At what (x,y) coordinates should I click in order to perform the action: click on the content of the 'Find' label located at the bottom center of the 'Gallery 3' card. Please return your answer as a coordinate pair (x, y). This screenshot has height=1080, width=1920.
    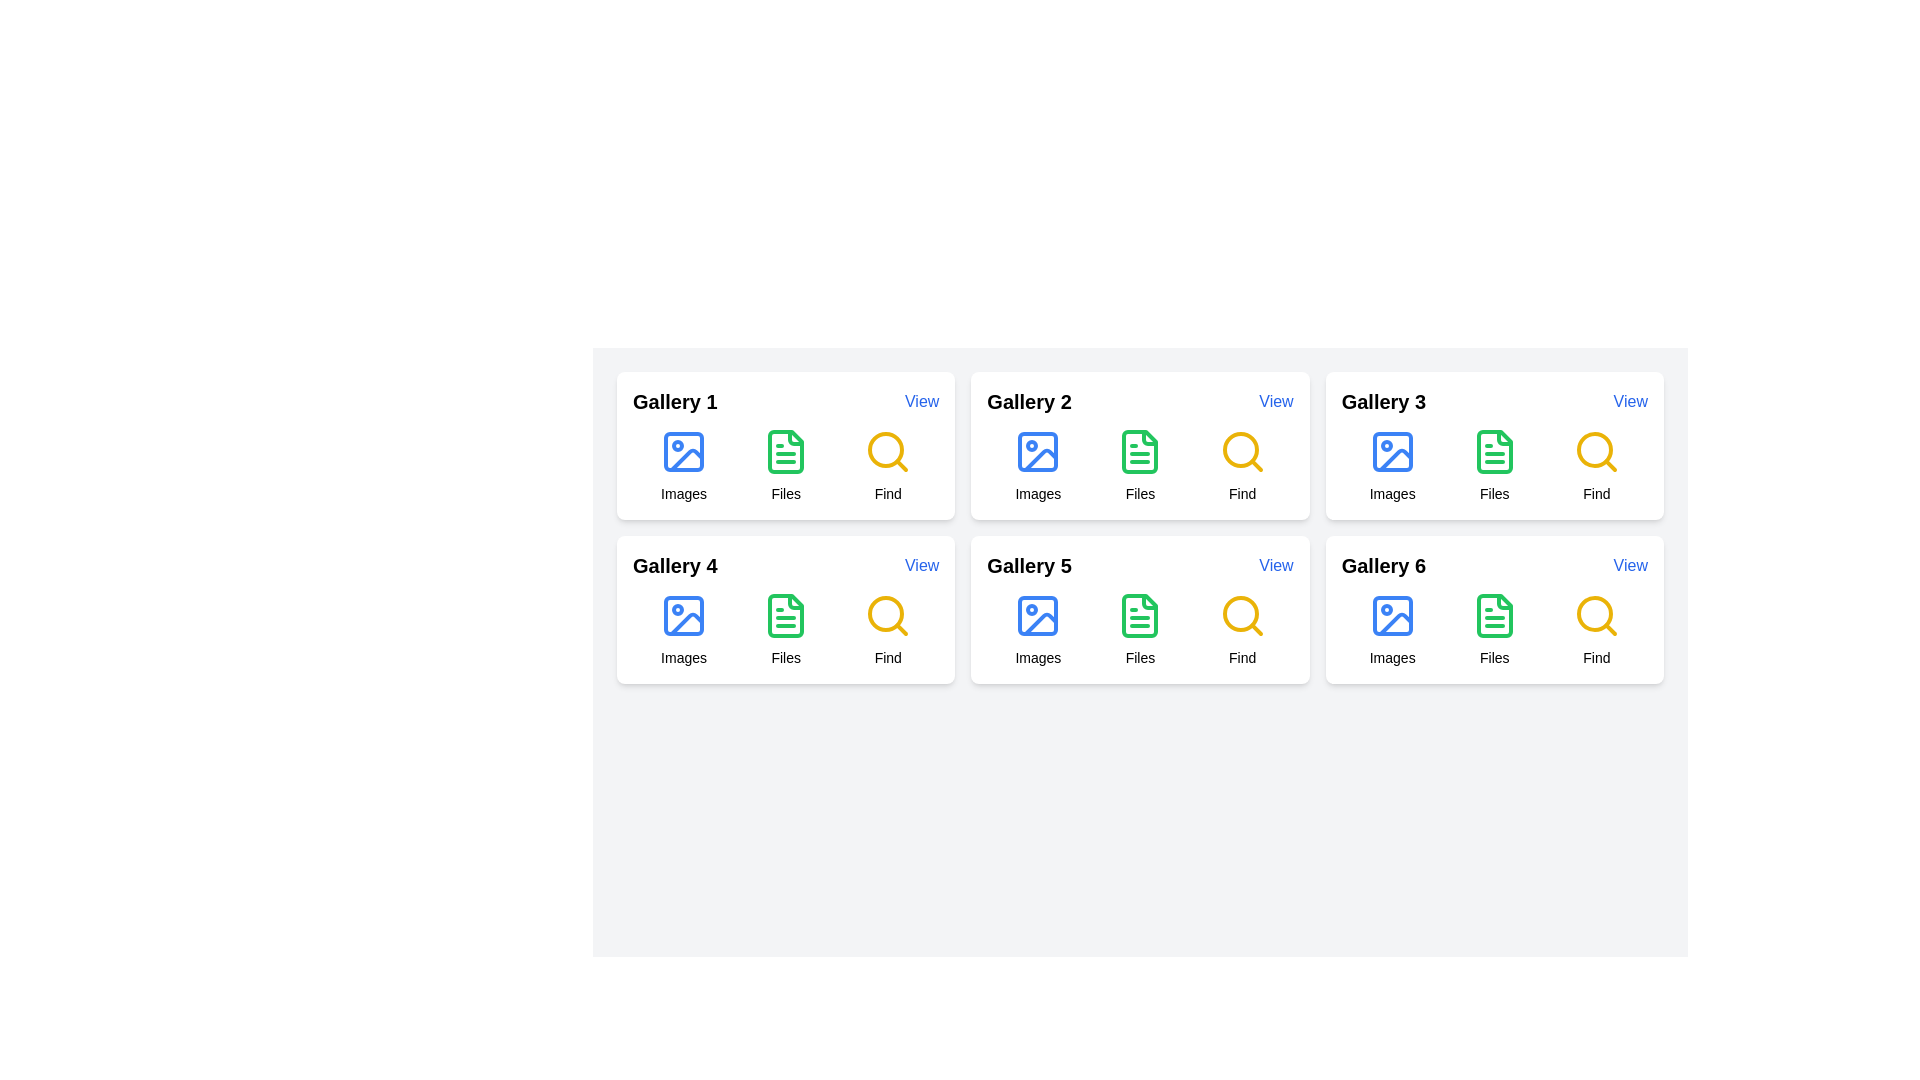
    Looking at the image, I should click on (1595, 493).